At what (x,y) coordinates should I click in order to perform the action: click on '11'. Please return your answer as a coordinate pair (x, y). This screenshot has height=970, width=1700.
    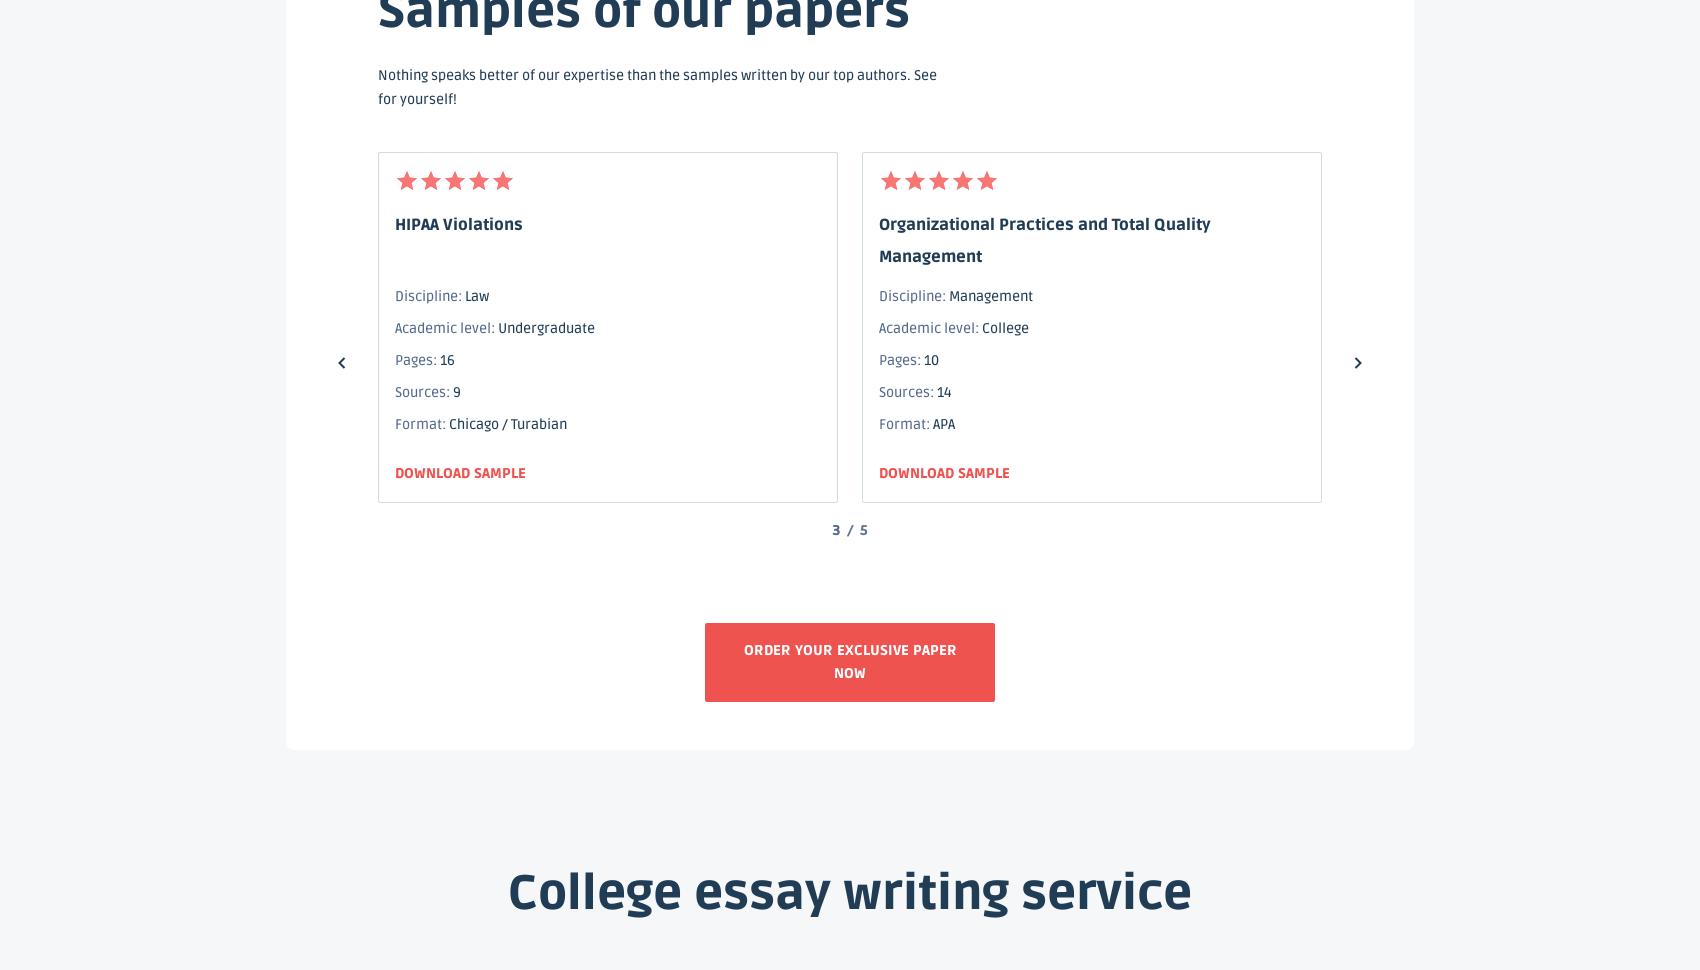
    Looking at the image, I should click on (1427, 391).